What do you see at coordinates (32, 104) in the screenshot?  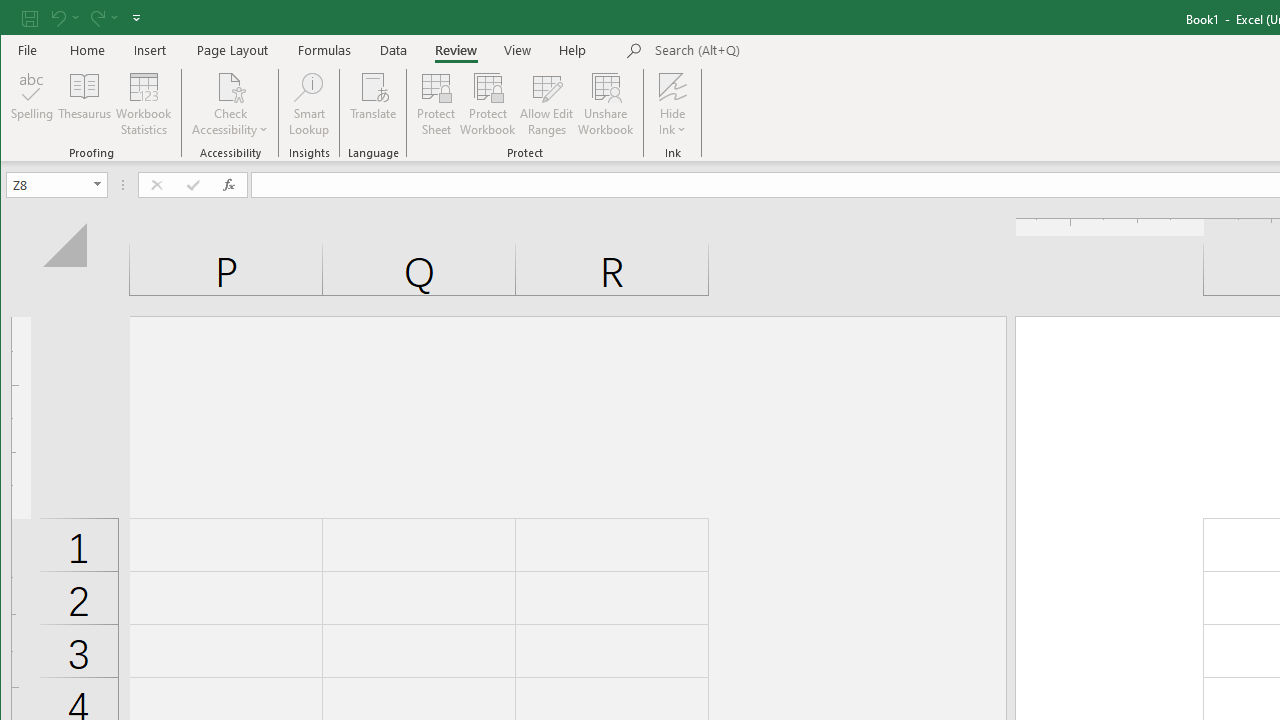 I see `'Spelling...'` at bounding box center [32, 104].